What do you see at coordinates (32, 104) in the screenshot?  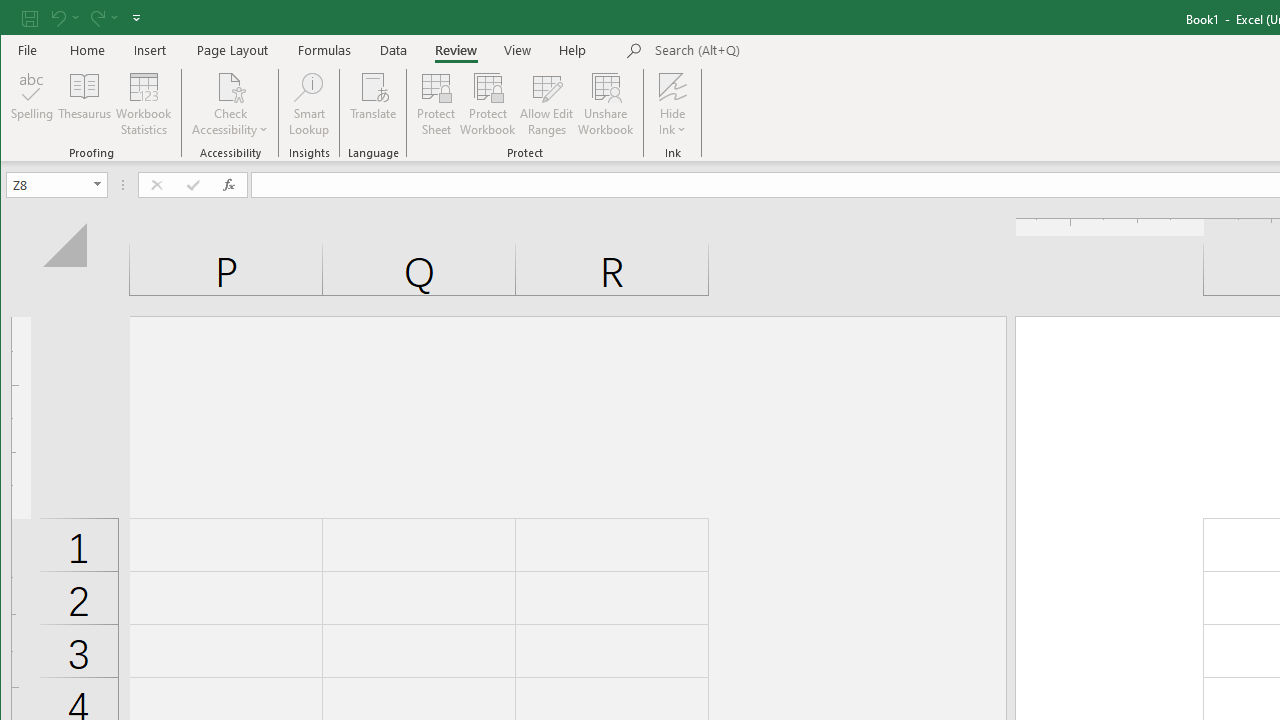 I see `'Spelling...'` at bounding box center [32, 104].